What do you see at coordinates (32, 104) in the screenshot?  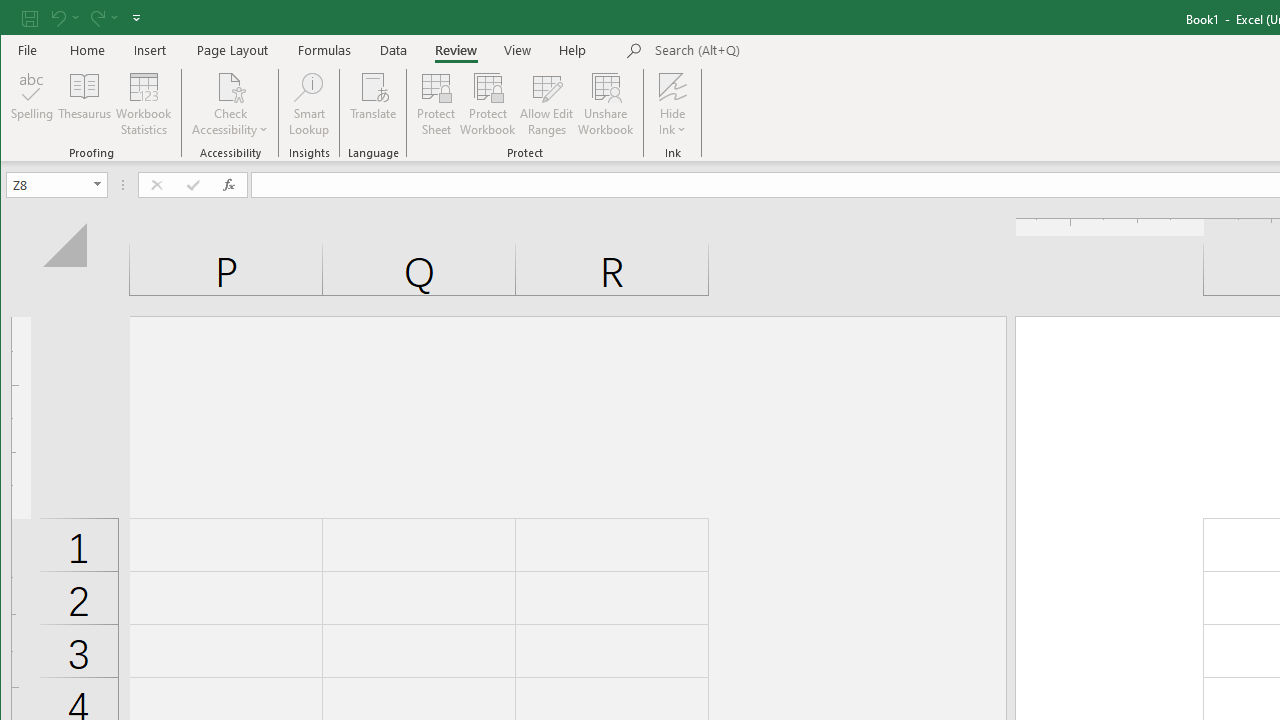 I see `'Spelling...'` at bounding box center [32, 104].